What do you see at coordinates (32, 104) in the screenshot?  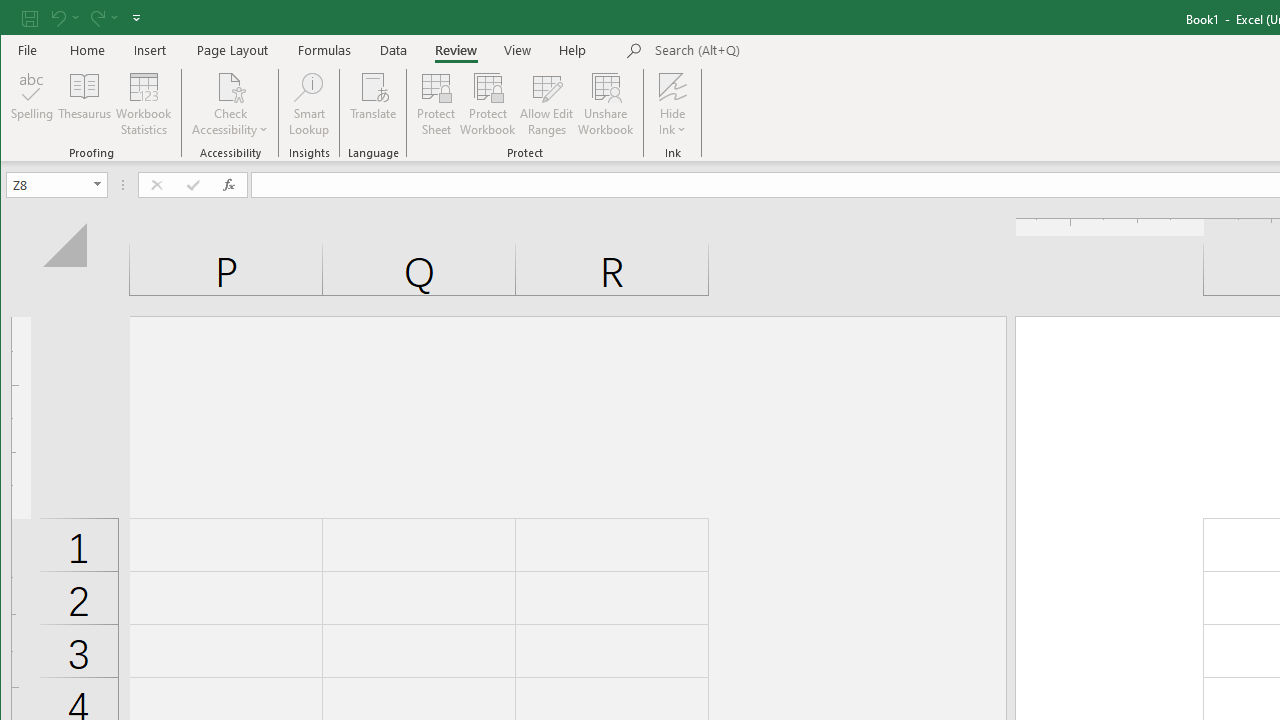 I see `'Spelling...'` at bounding box center [32, 104].